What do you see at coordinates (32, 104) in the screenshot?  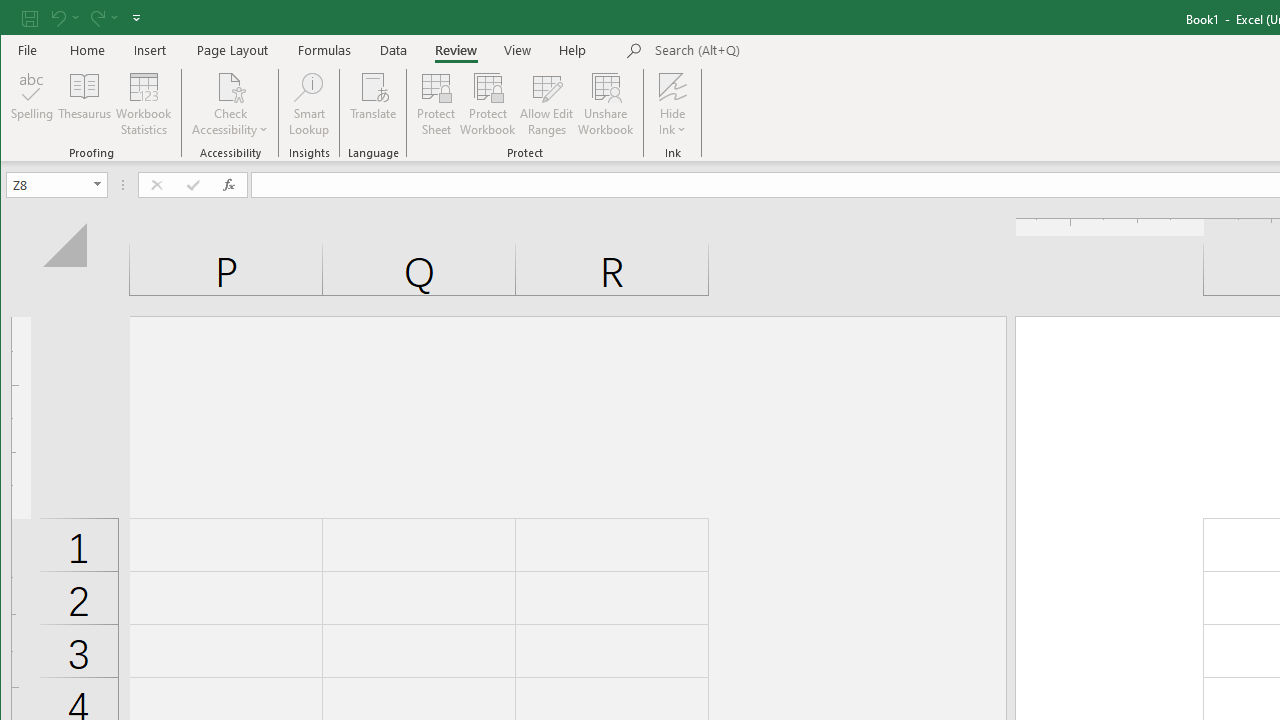 I see `'Spelling...'` at bounding box center [32, 104].